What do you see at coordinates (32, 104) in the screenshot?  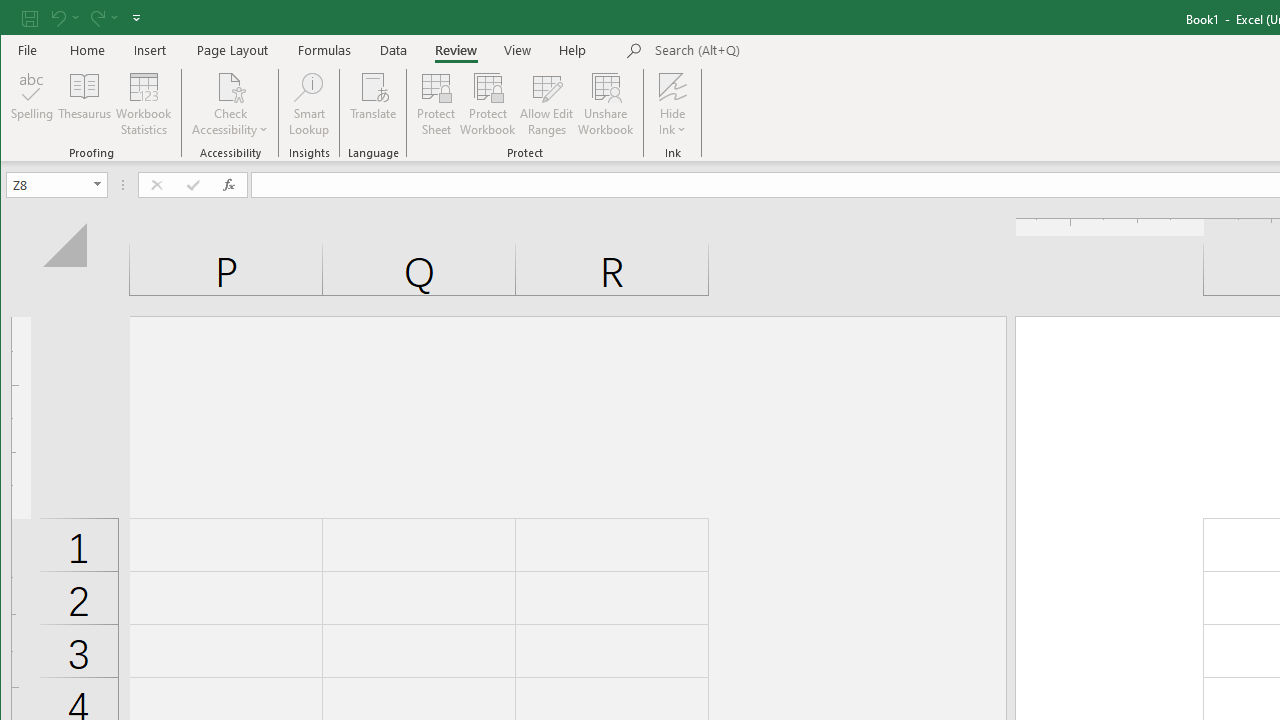 I see `'Spelling...'` at bounding box center [32, 104].